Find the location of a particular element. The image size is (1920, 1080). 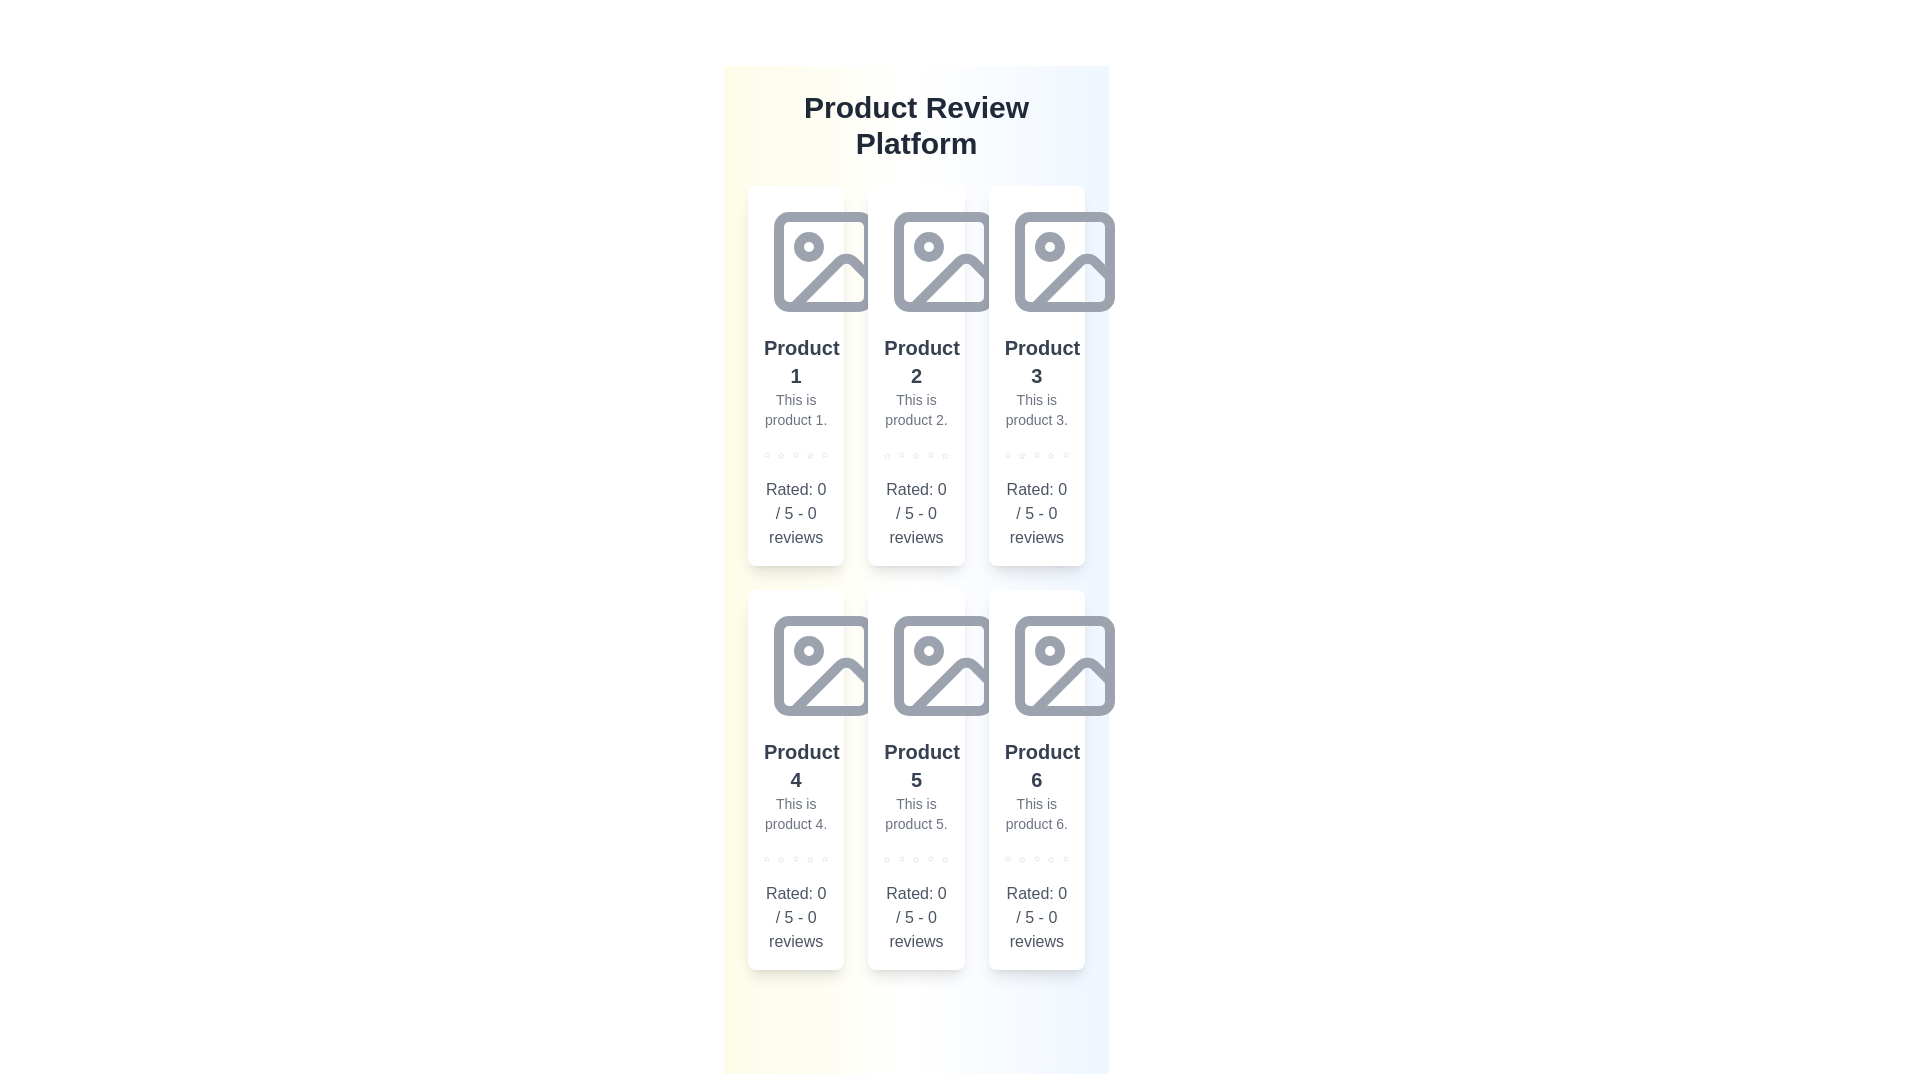

the details of the product card Product 6 is located at coordinates (1036, 778).